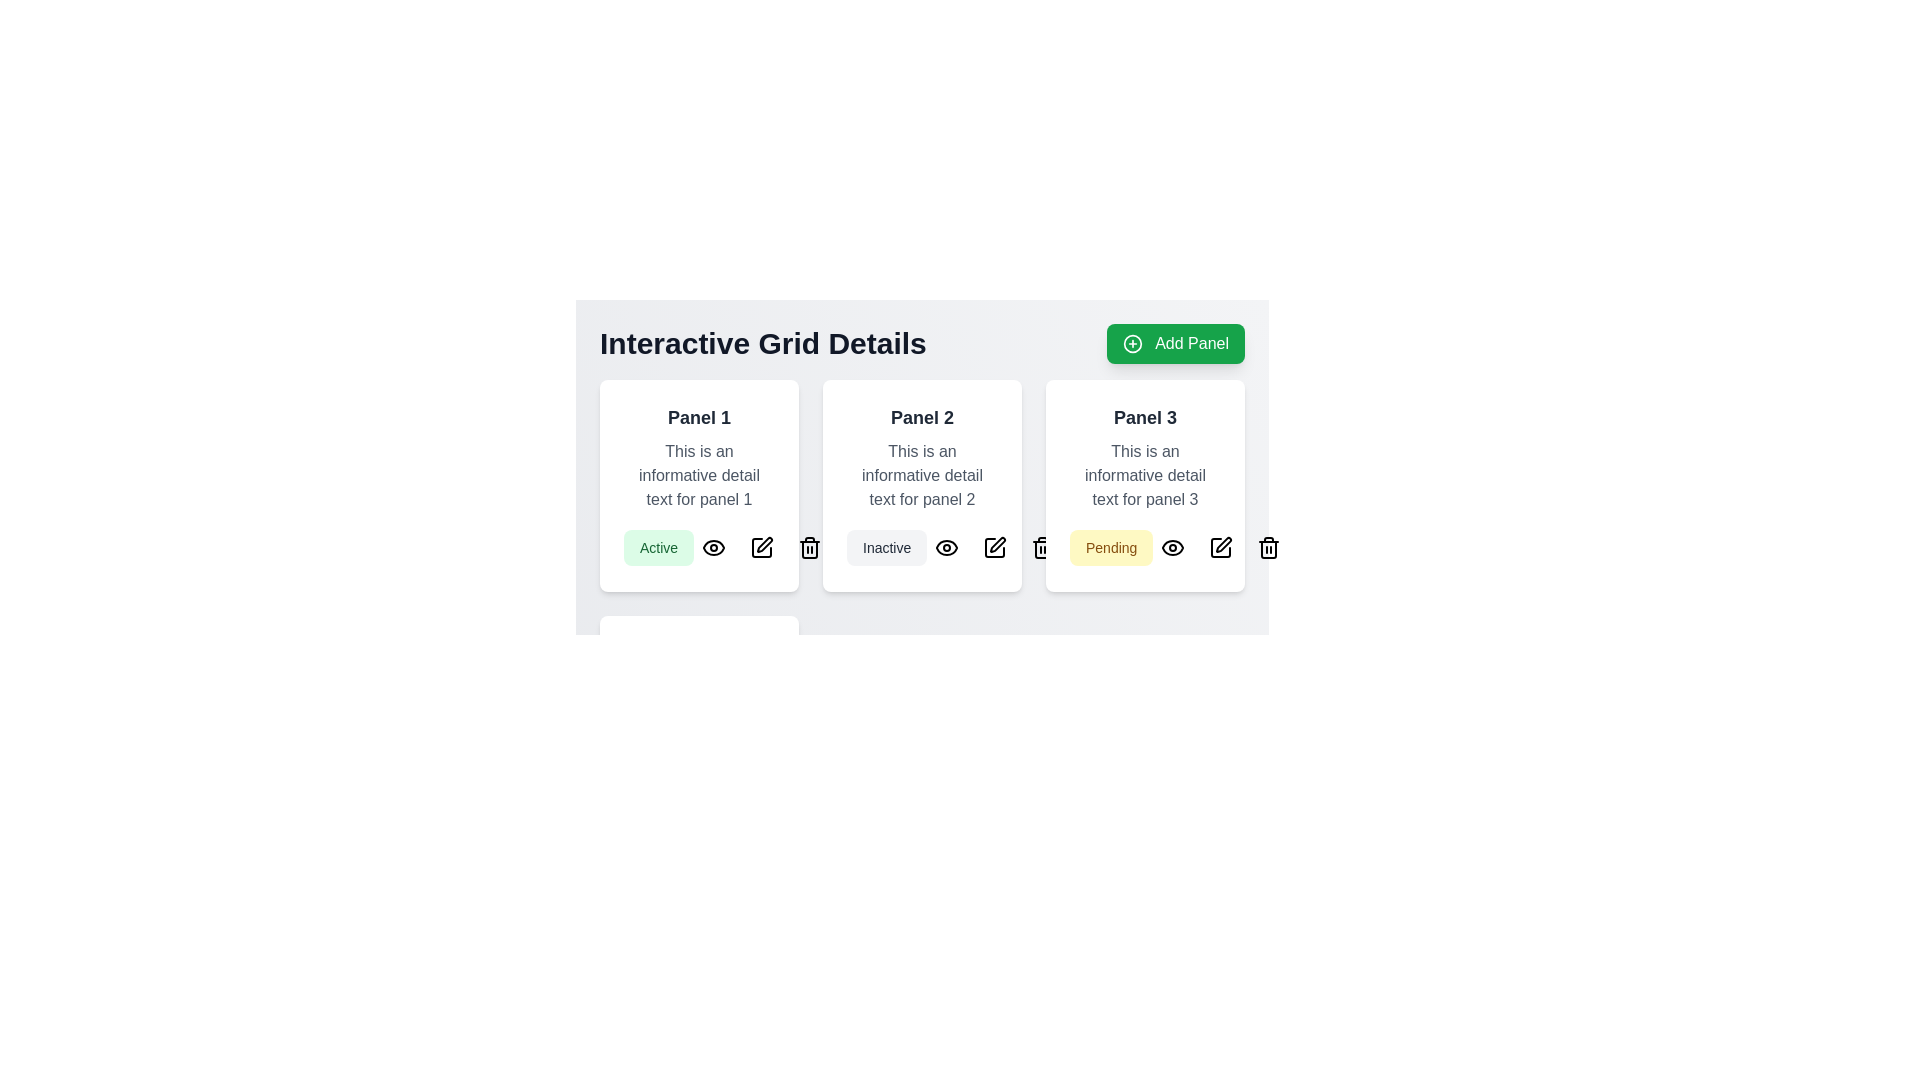 The width and height of the screenshot is (1920, 1080). Describe the element at coordinates (714, 547) in the screenshot. I see `the first interactive button in the horizontal group of three icons below the 'Active' status indicator in the 'Panel 1' card to possibly reveal a tooltip` at that location.